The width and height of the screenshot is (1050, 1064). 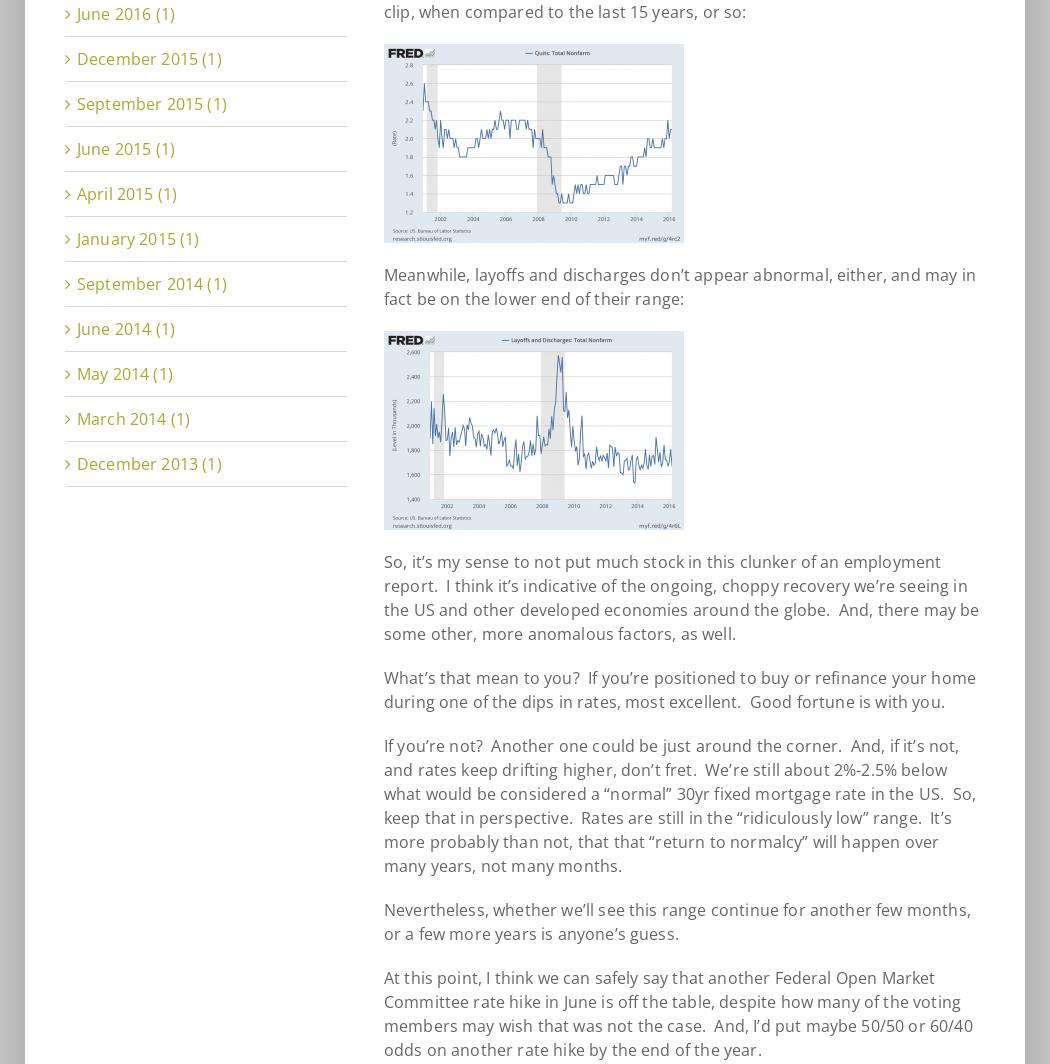 What do you see at coordinates (383, 690) in the screenshot?
I see `'What’s that mean to you?  If you’re positioned to buy or refinance your home during one of the dips in rates, most excellent.  Good fortune is with you.'` at bounding box center [383, 690].